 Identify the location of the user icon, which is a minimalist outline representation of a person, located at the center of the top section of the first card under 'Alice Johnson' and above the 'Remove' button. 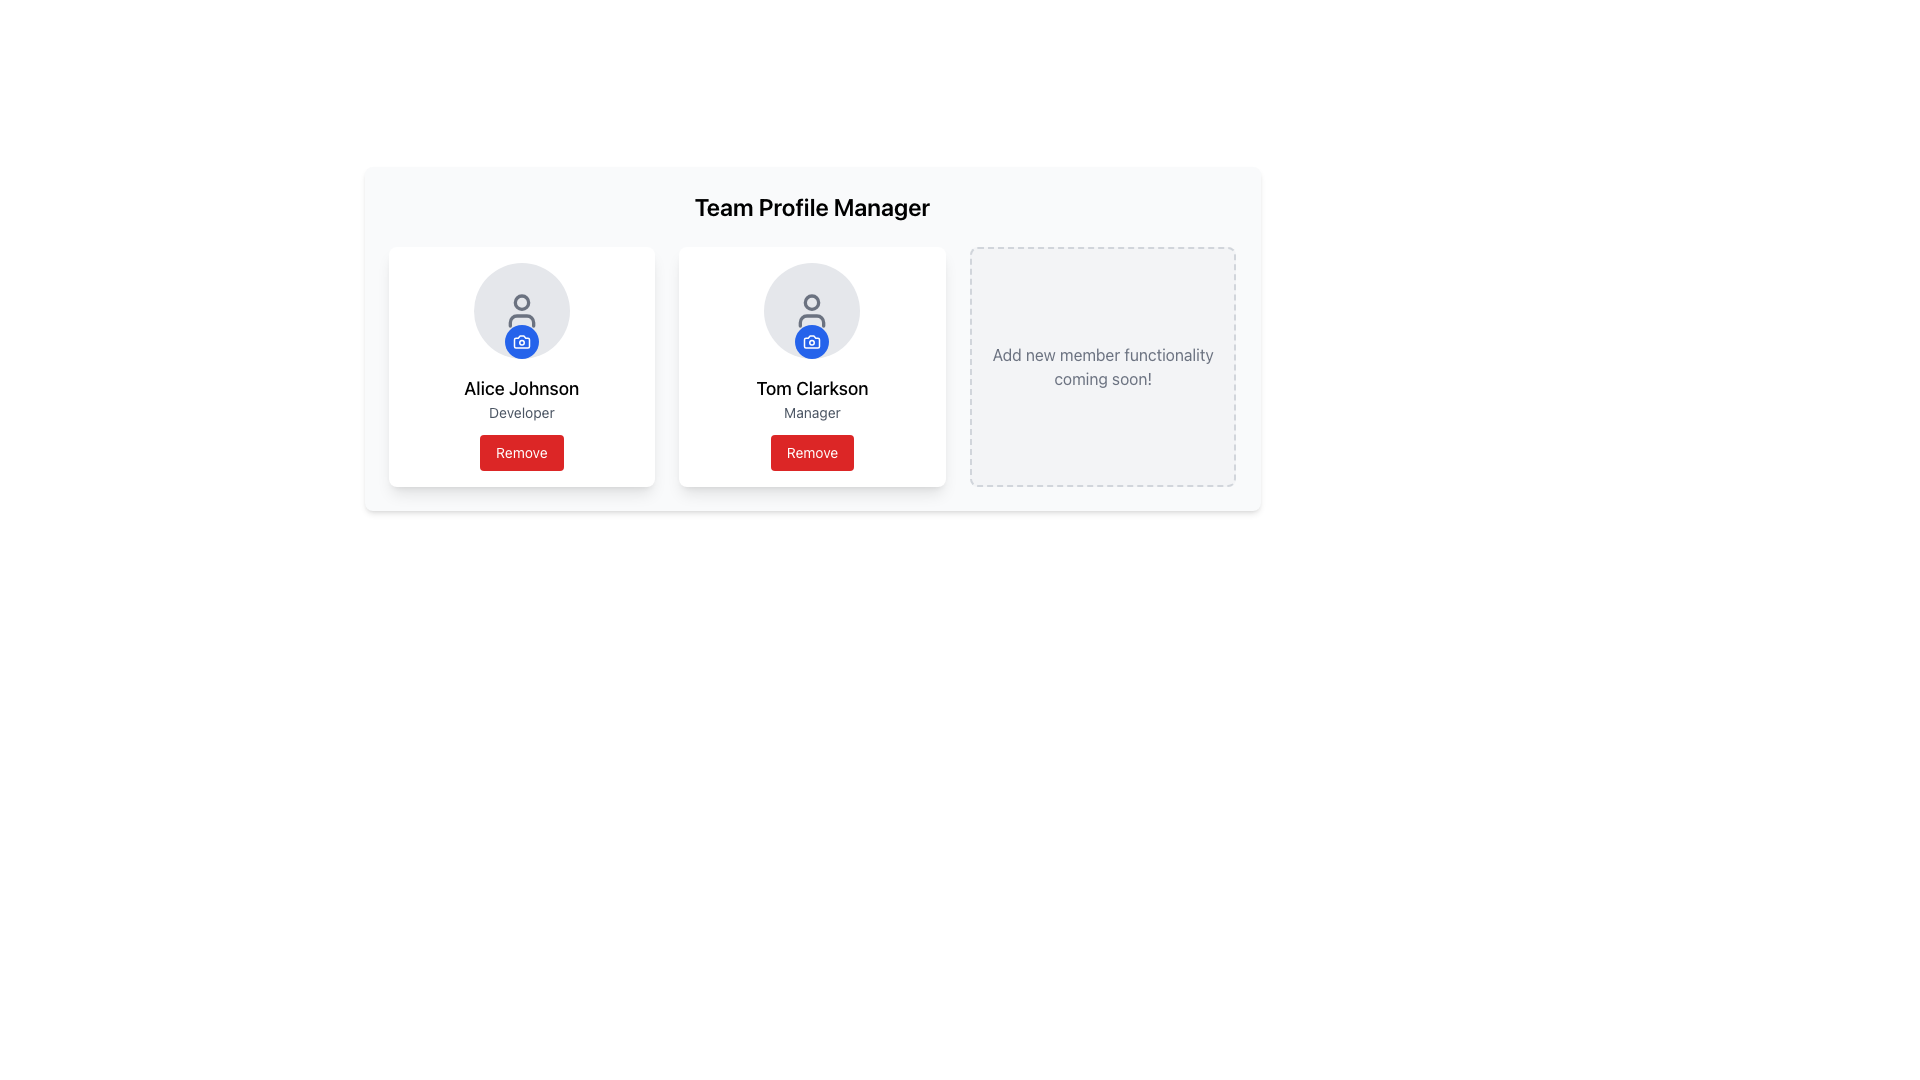
(521, 311).